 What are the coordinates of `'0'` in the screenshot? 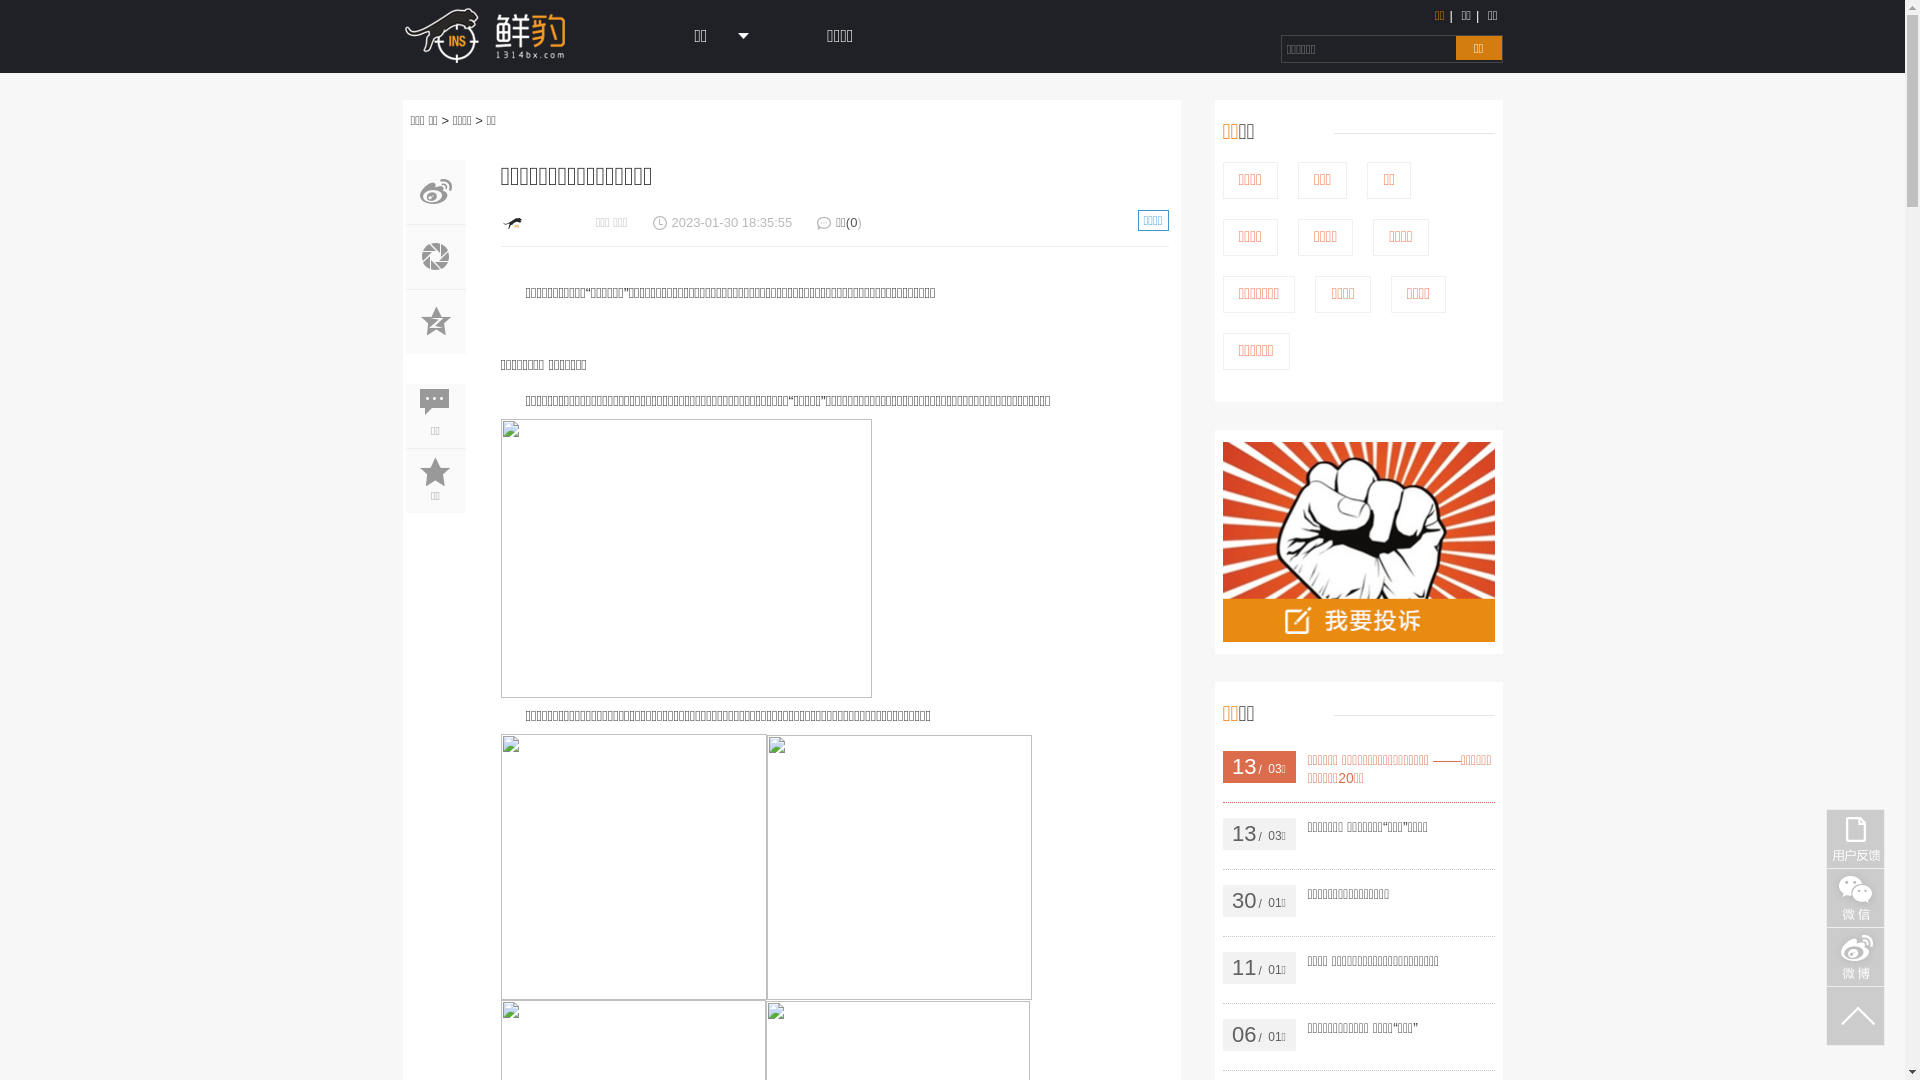 It's located at (853, 222).